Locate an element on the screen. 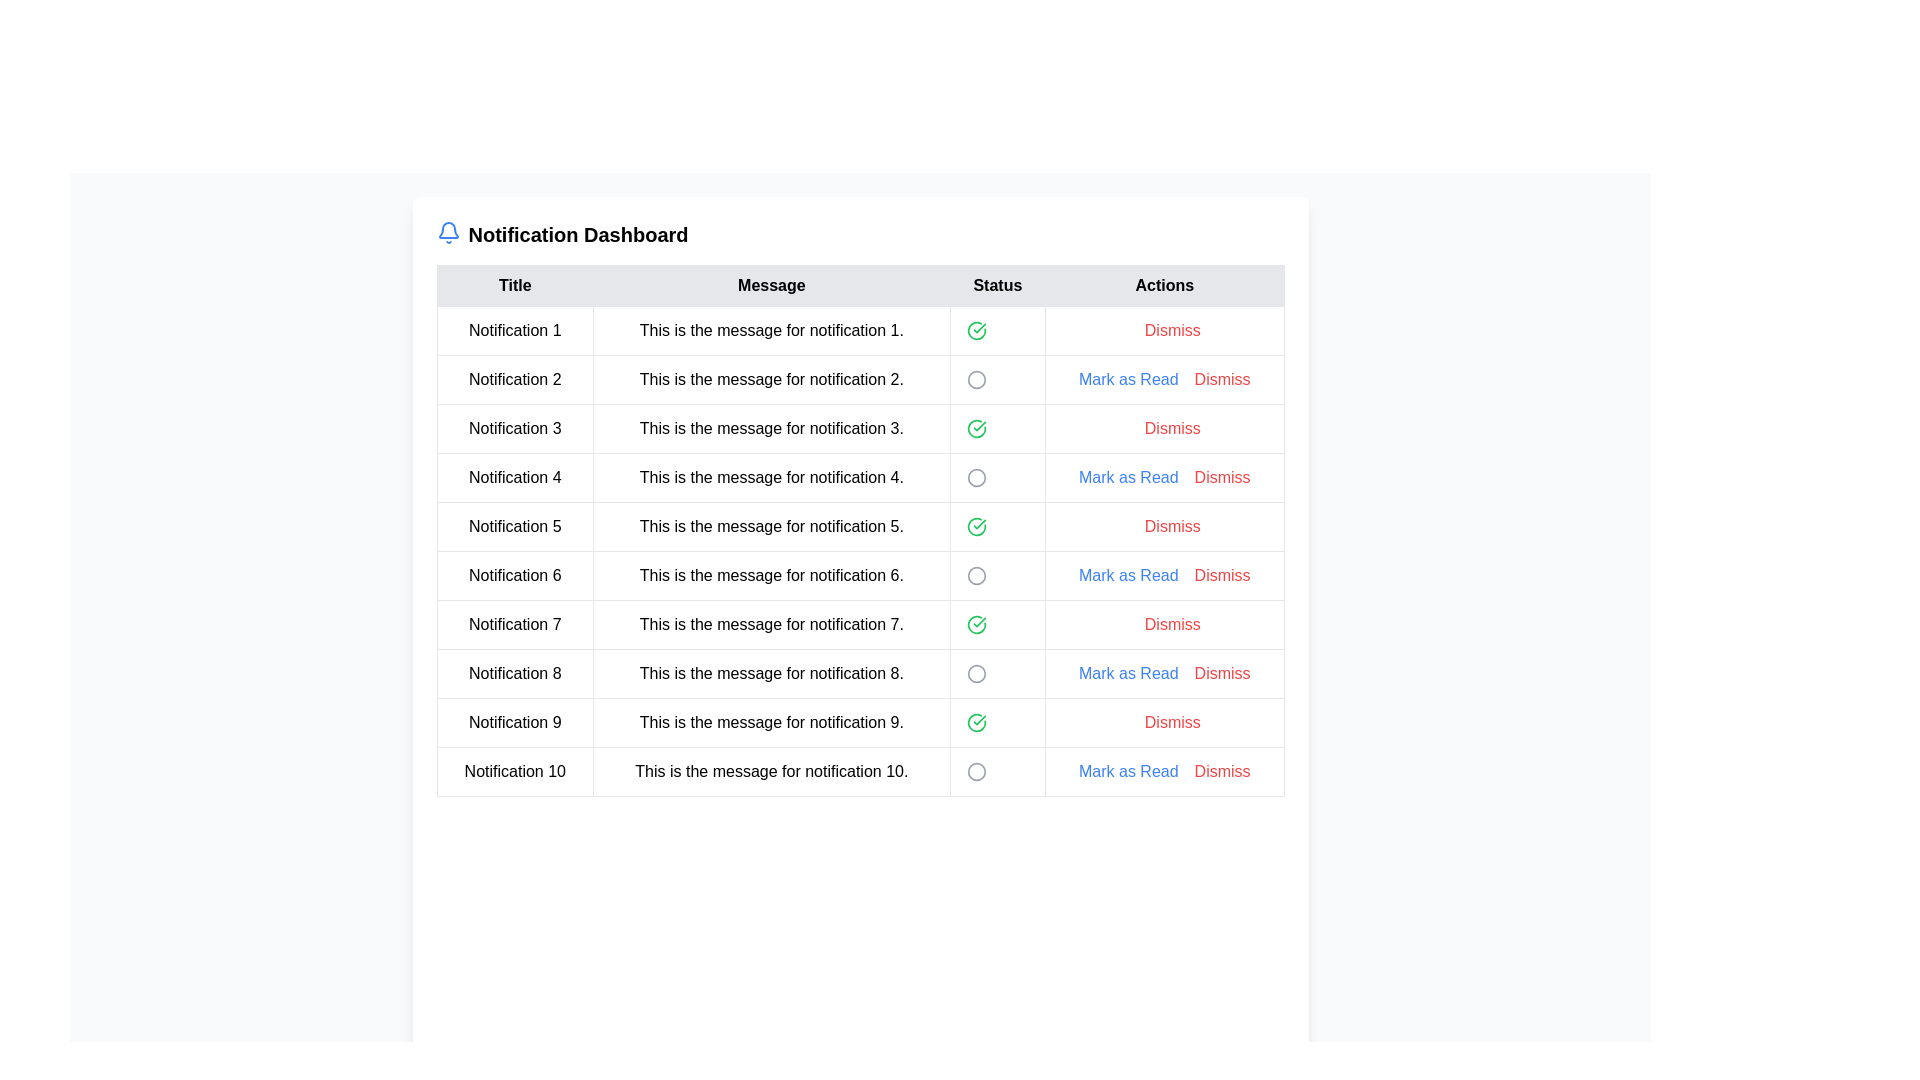 The image size is (1920, 1080). the Table Cell displaying the title of the second notification in the list is located at coordinates (515, 380).